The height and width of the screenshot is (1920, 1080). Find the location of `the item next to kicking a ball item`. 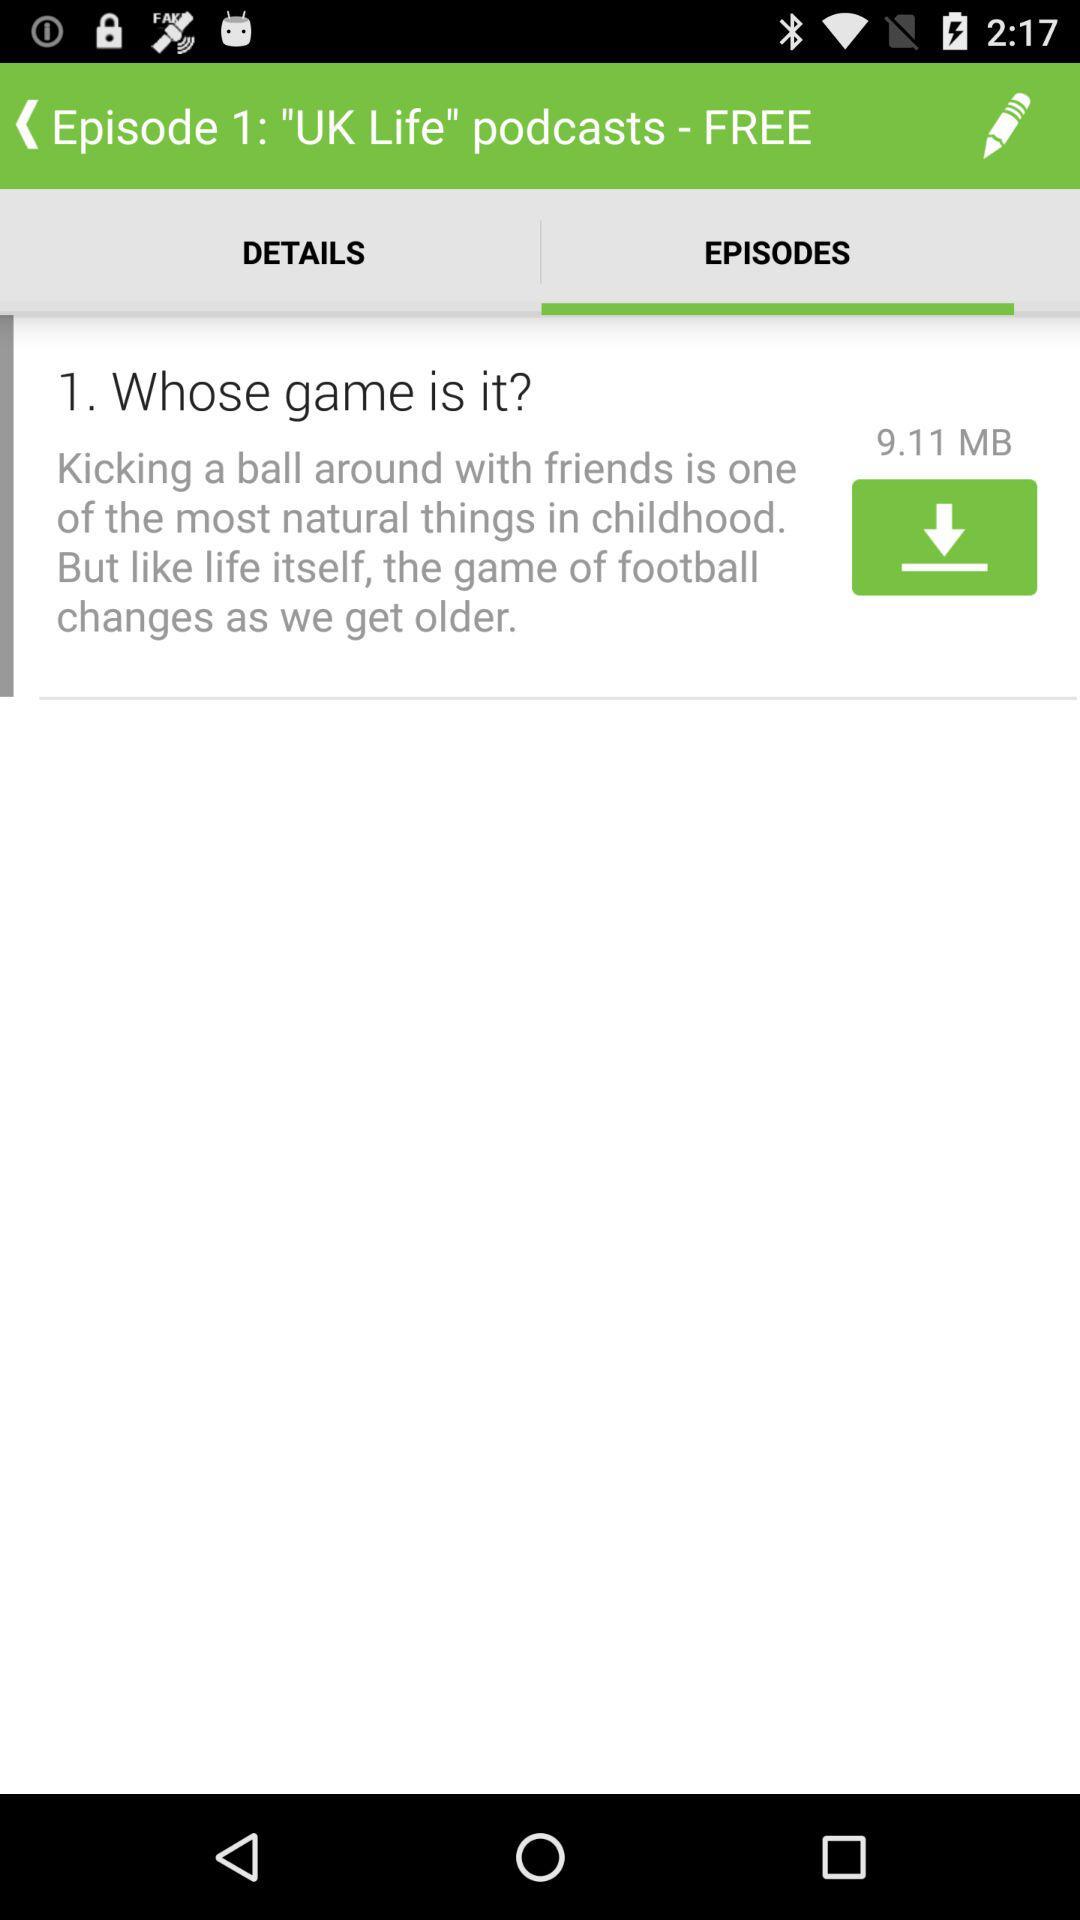

the item next to kicking a ball item is located at coordinates (944, 537).